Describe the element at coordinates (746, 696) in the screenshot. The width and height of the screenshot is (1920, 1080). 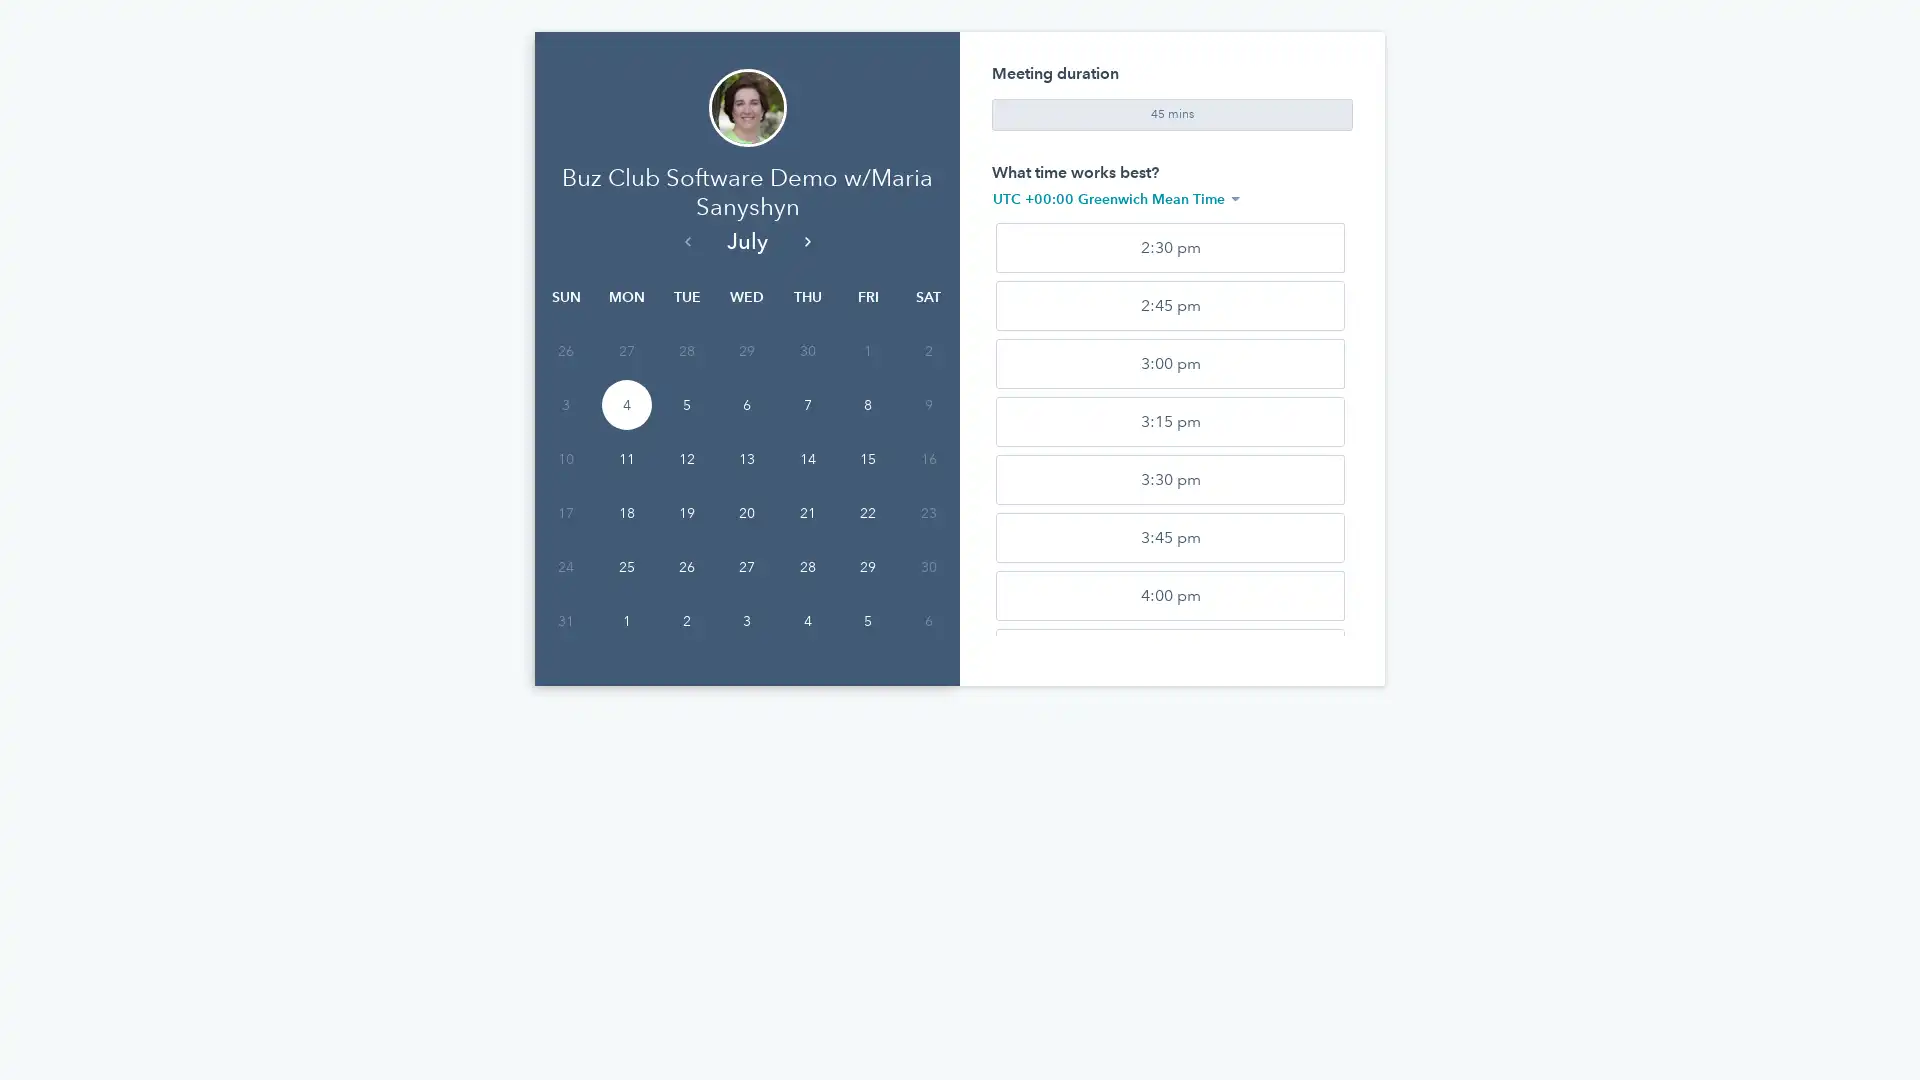
I see `August 3rd` at that location.